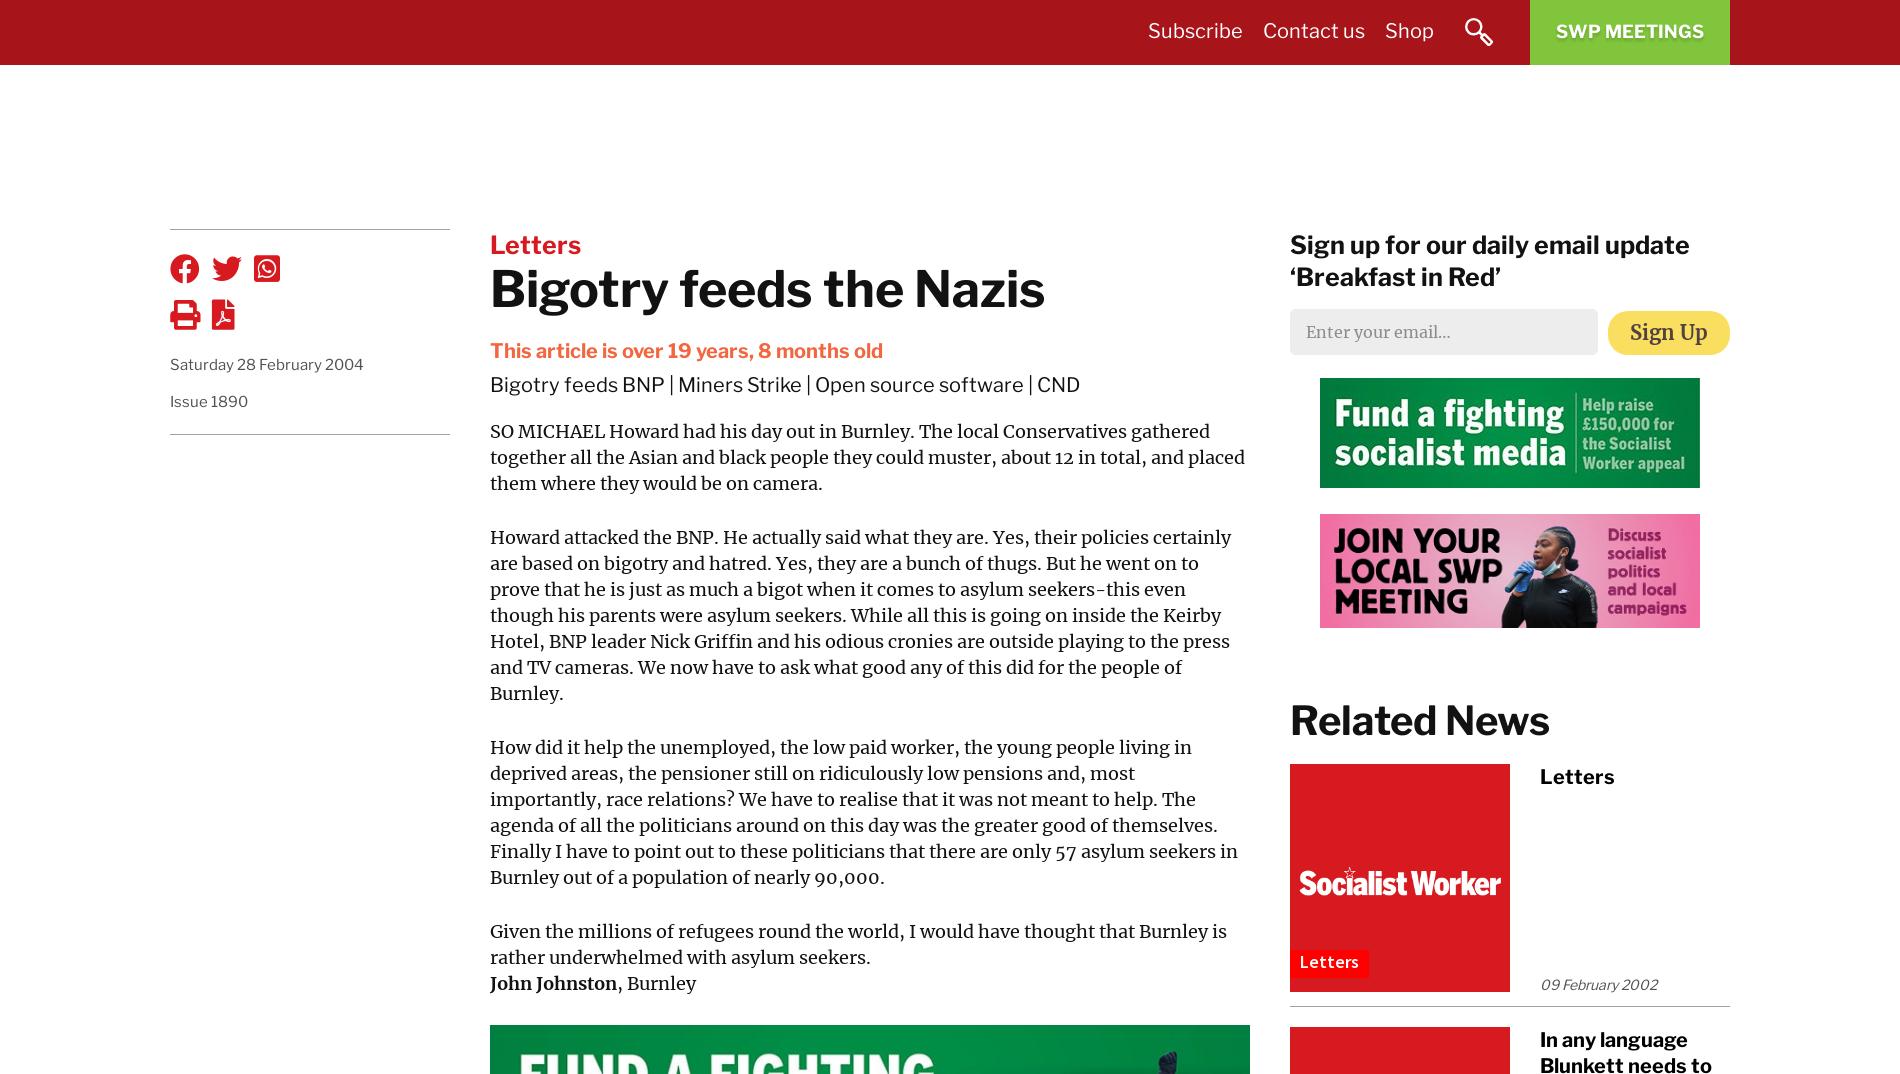  I want to click on 'Ideas & Theory', so click(1297, 296).